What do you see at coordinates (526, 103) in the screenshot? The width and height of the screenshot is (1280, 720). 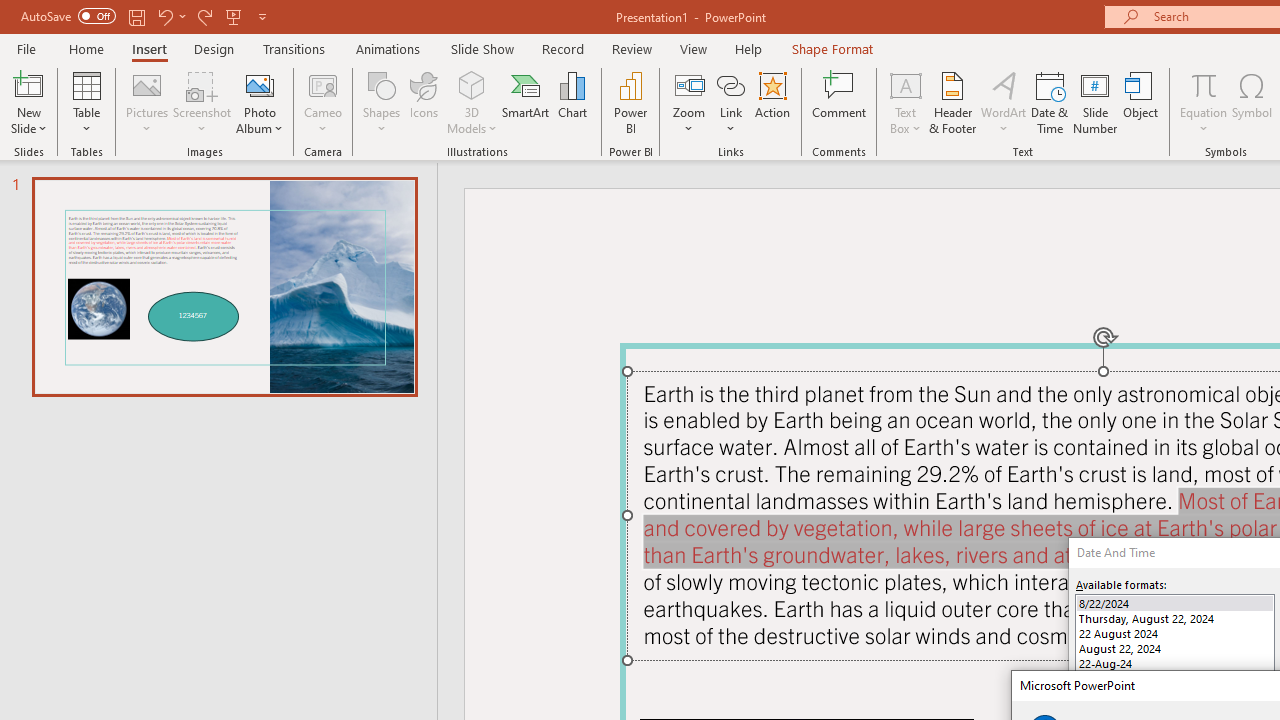 I see `'SmartArt...'` at bounding box center [526, 103].